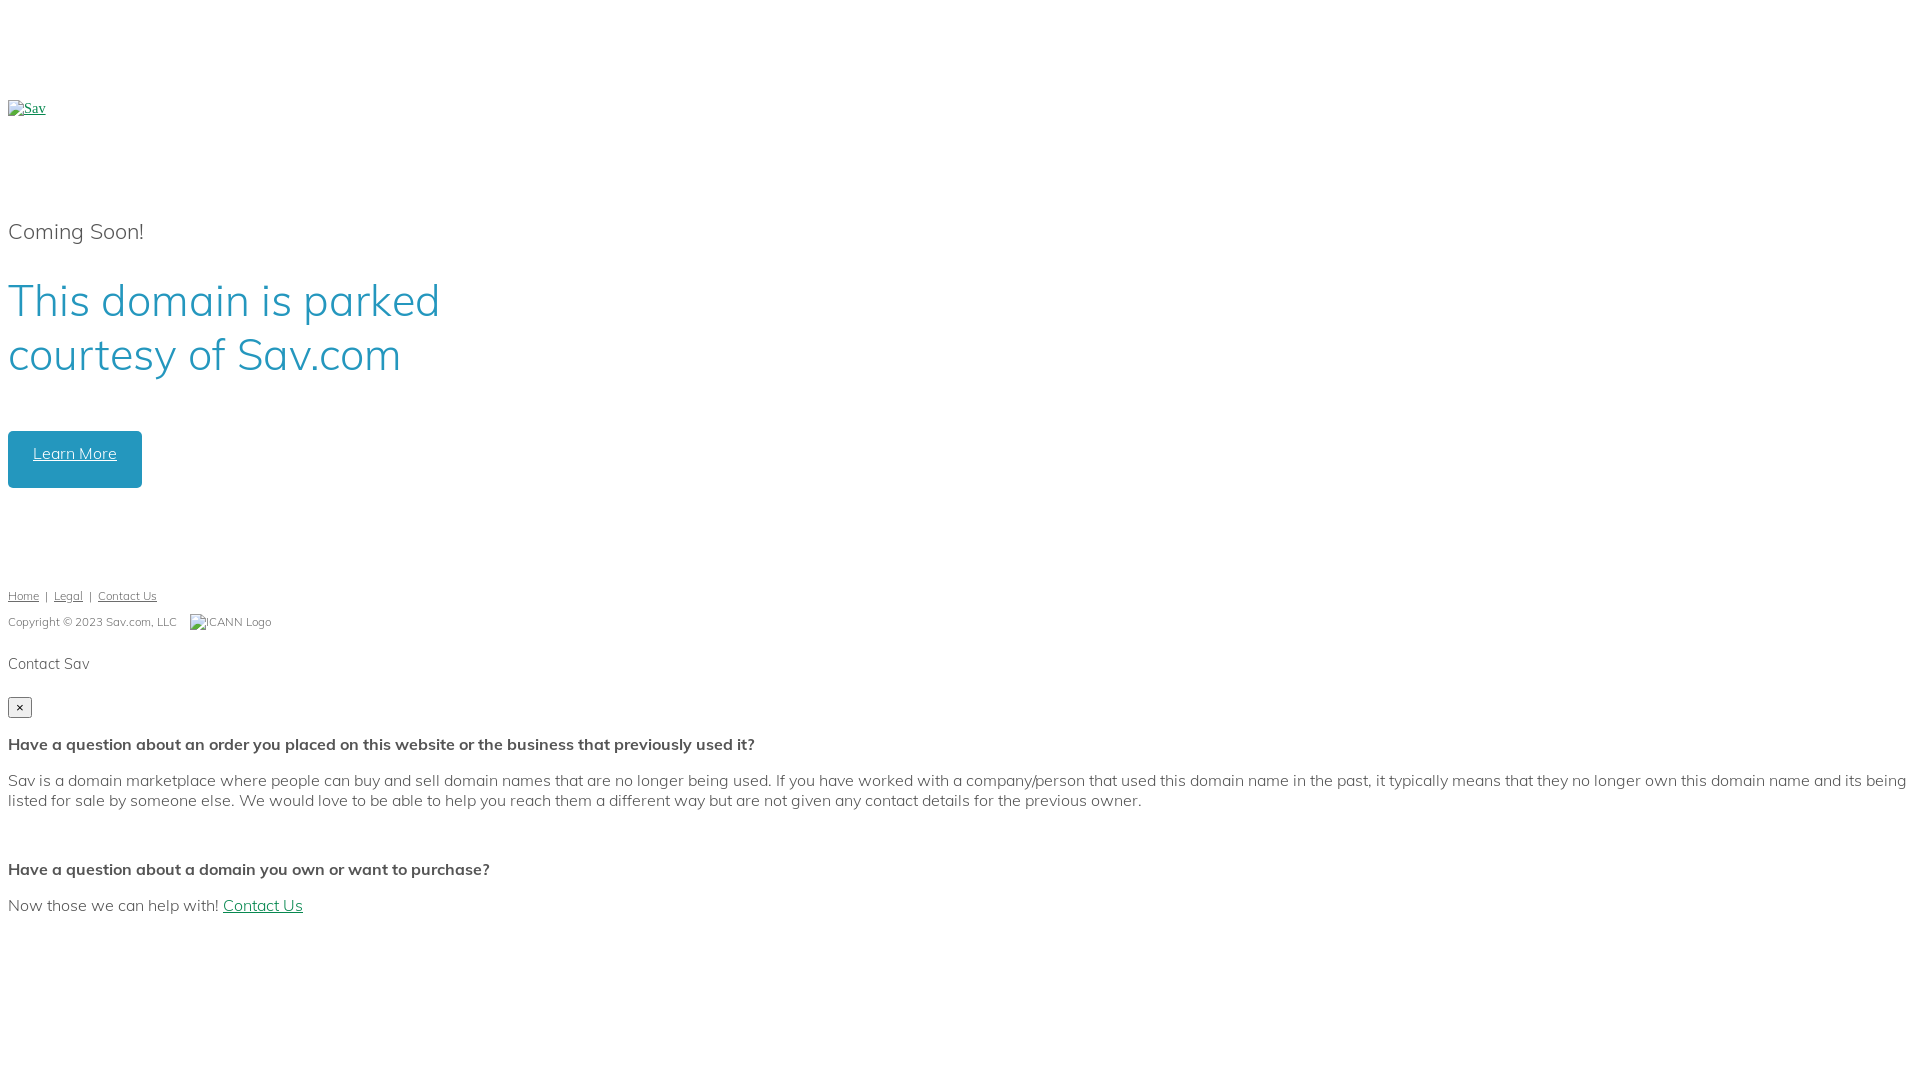  I want to click on 'Contact Us', so click(262, 905).